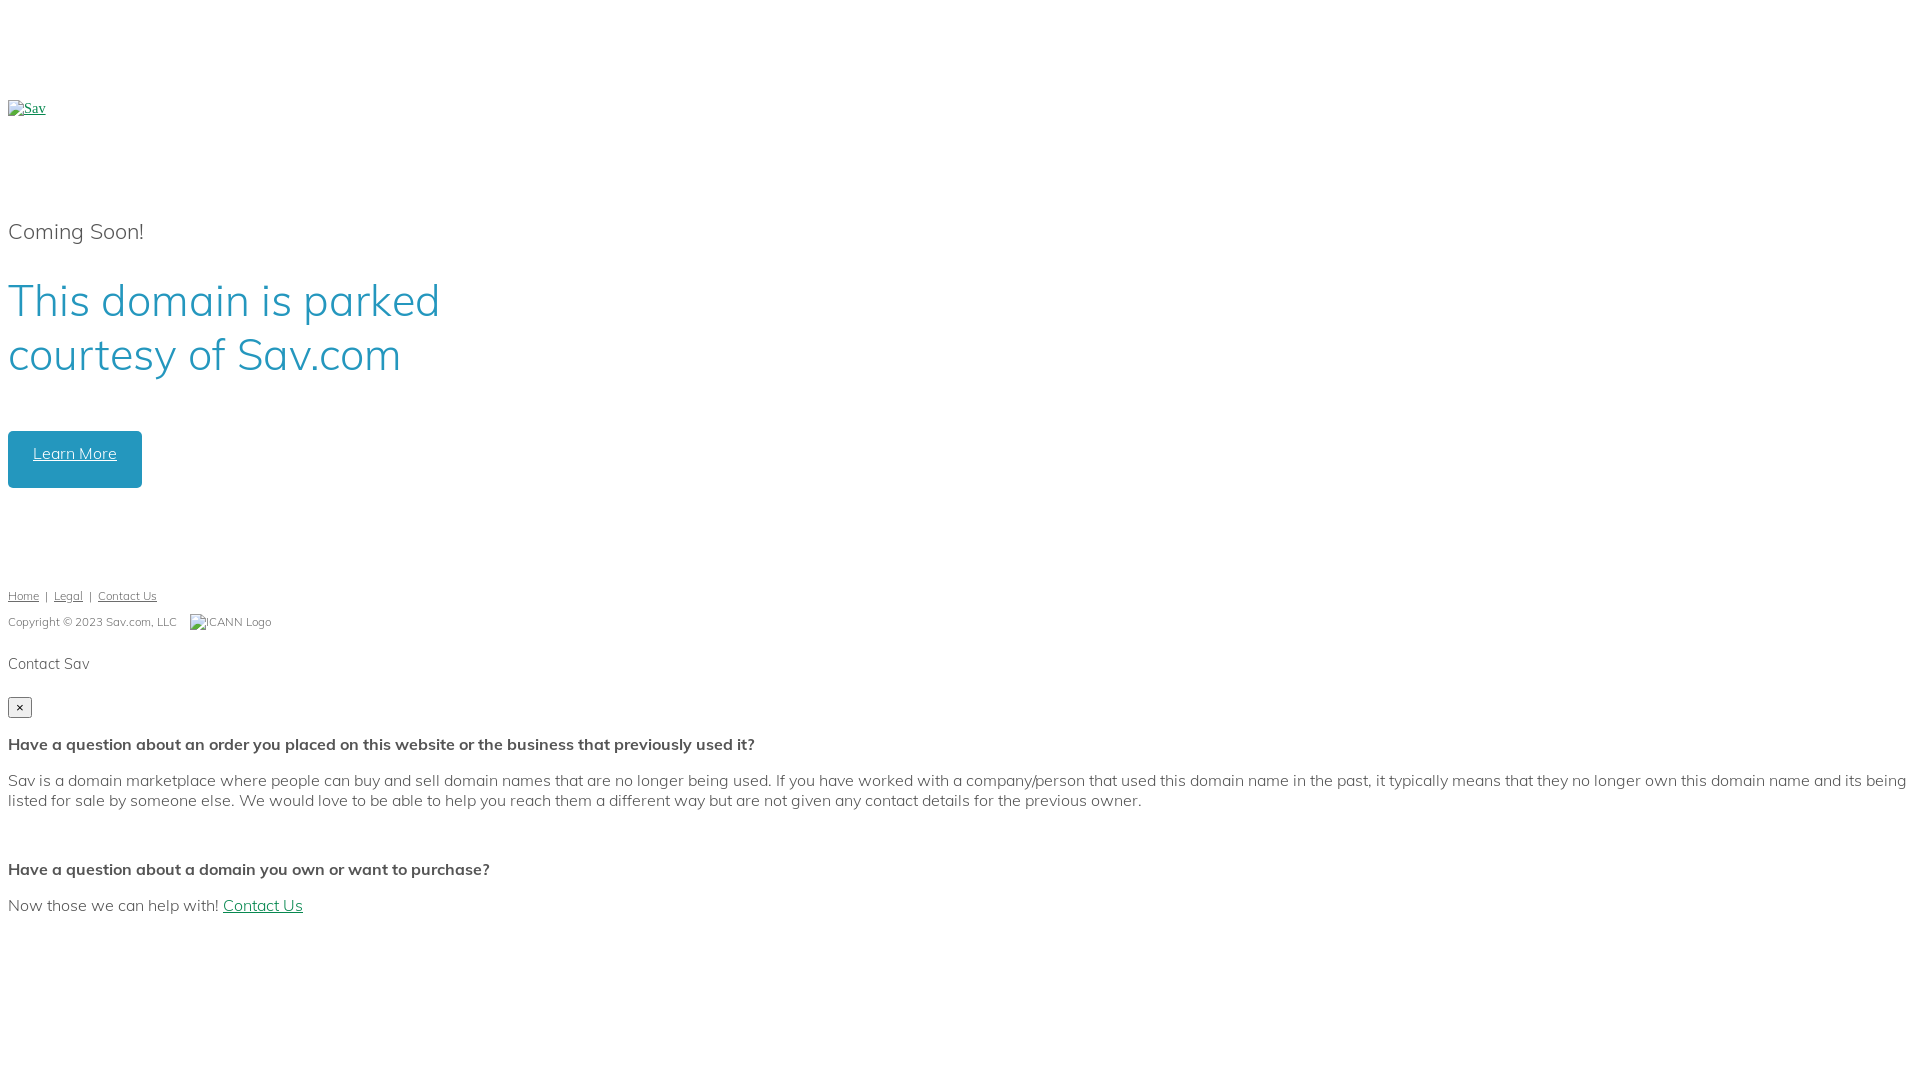  I want to click on 'Contact Us', so click(262, 905).